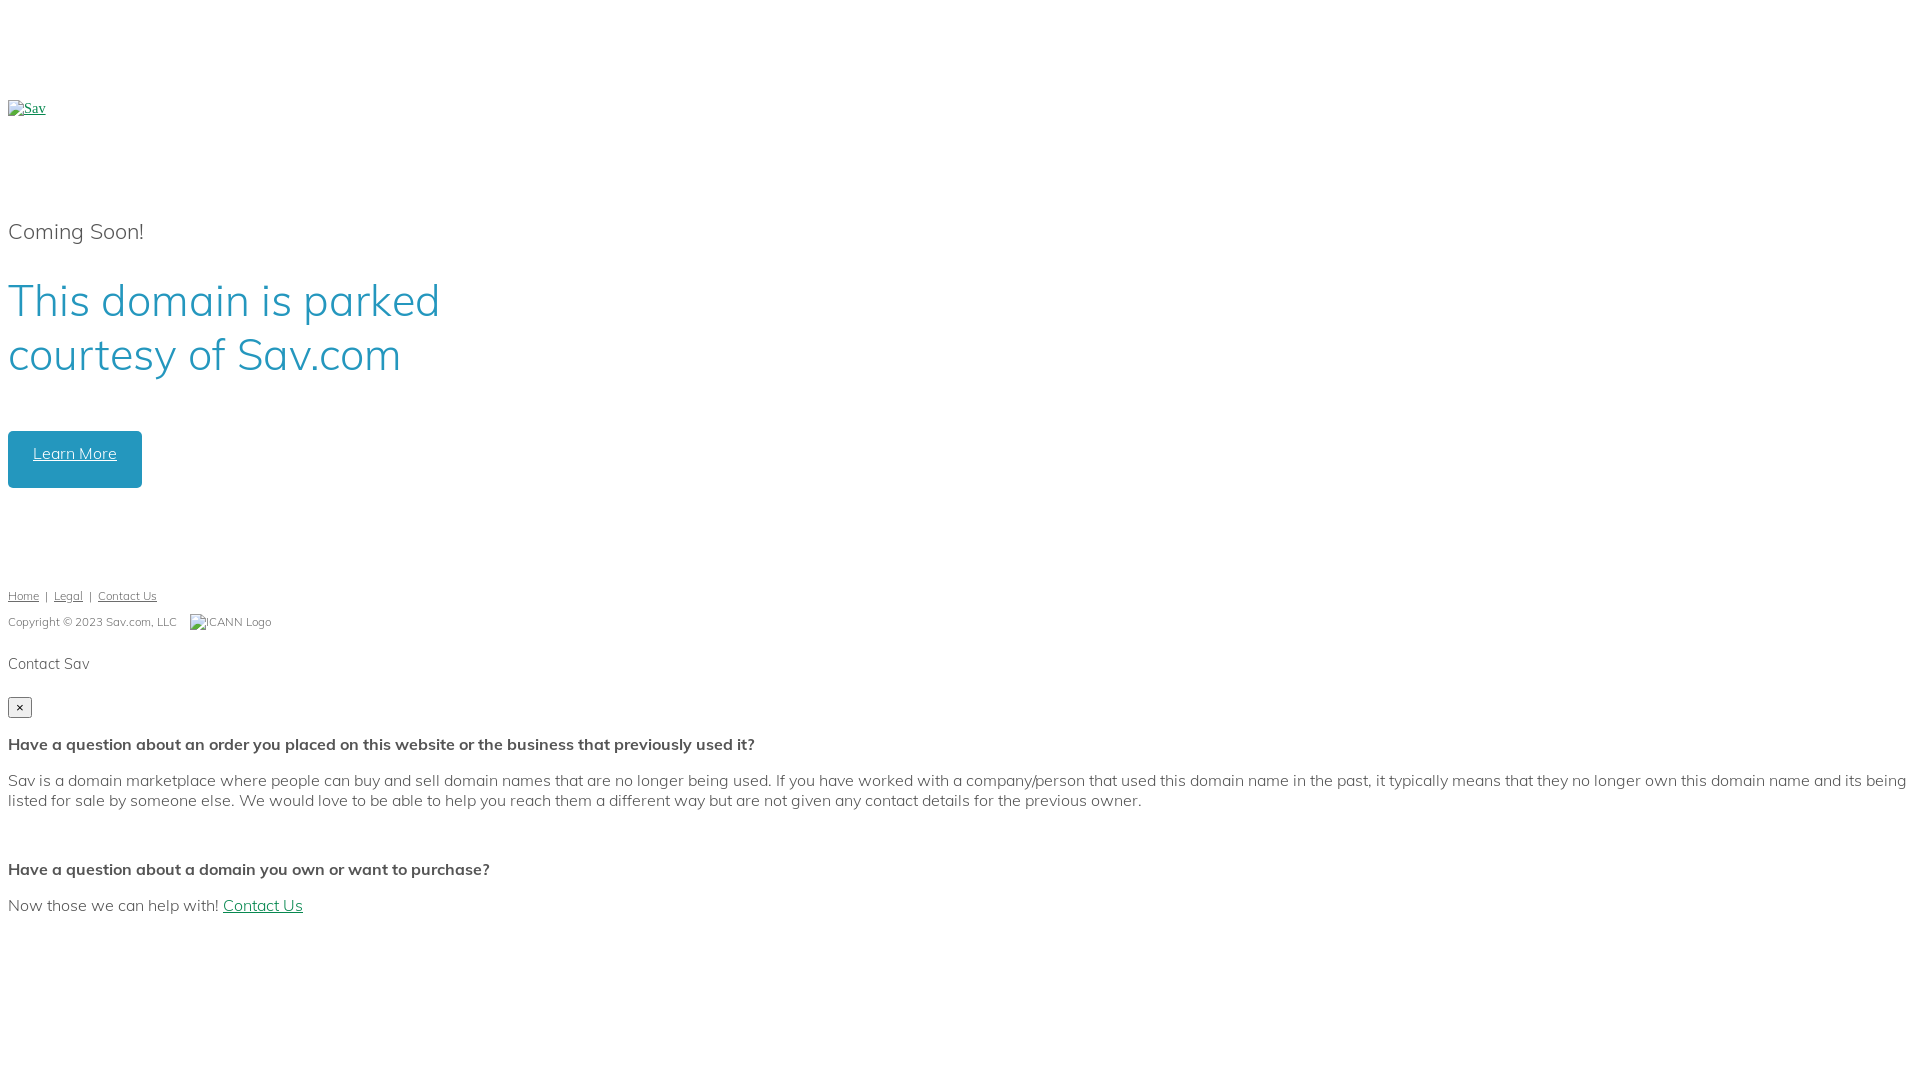  I want to click on 'Contact Us', so click(262, 905).